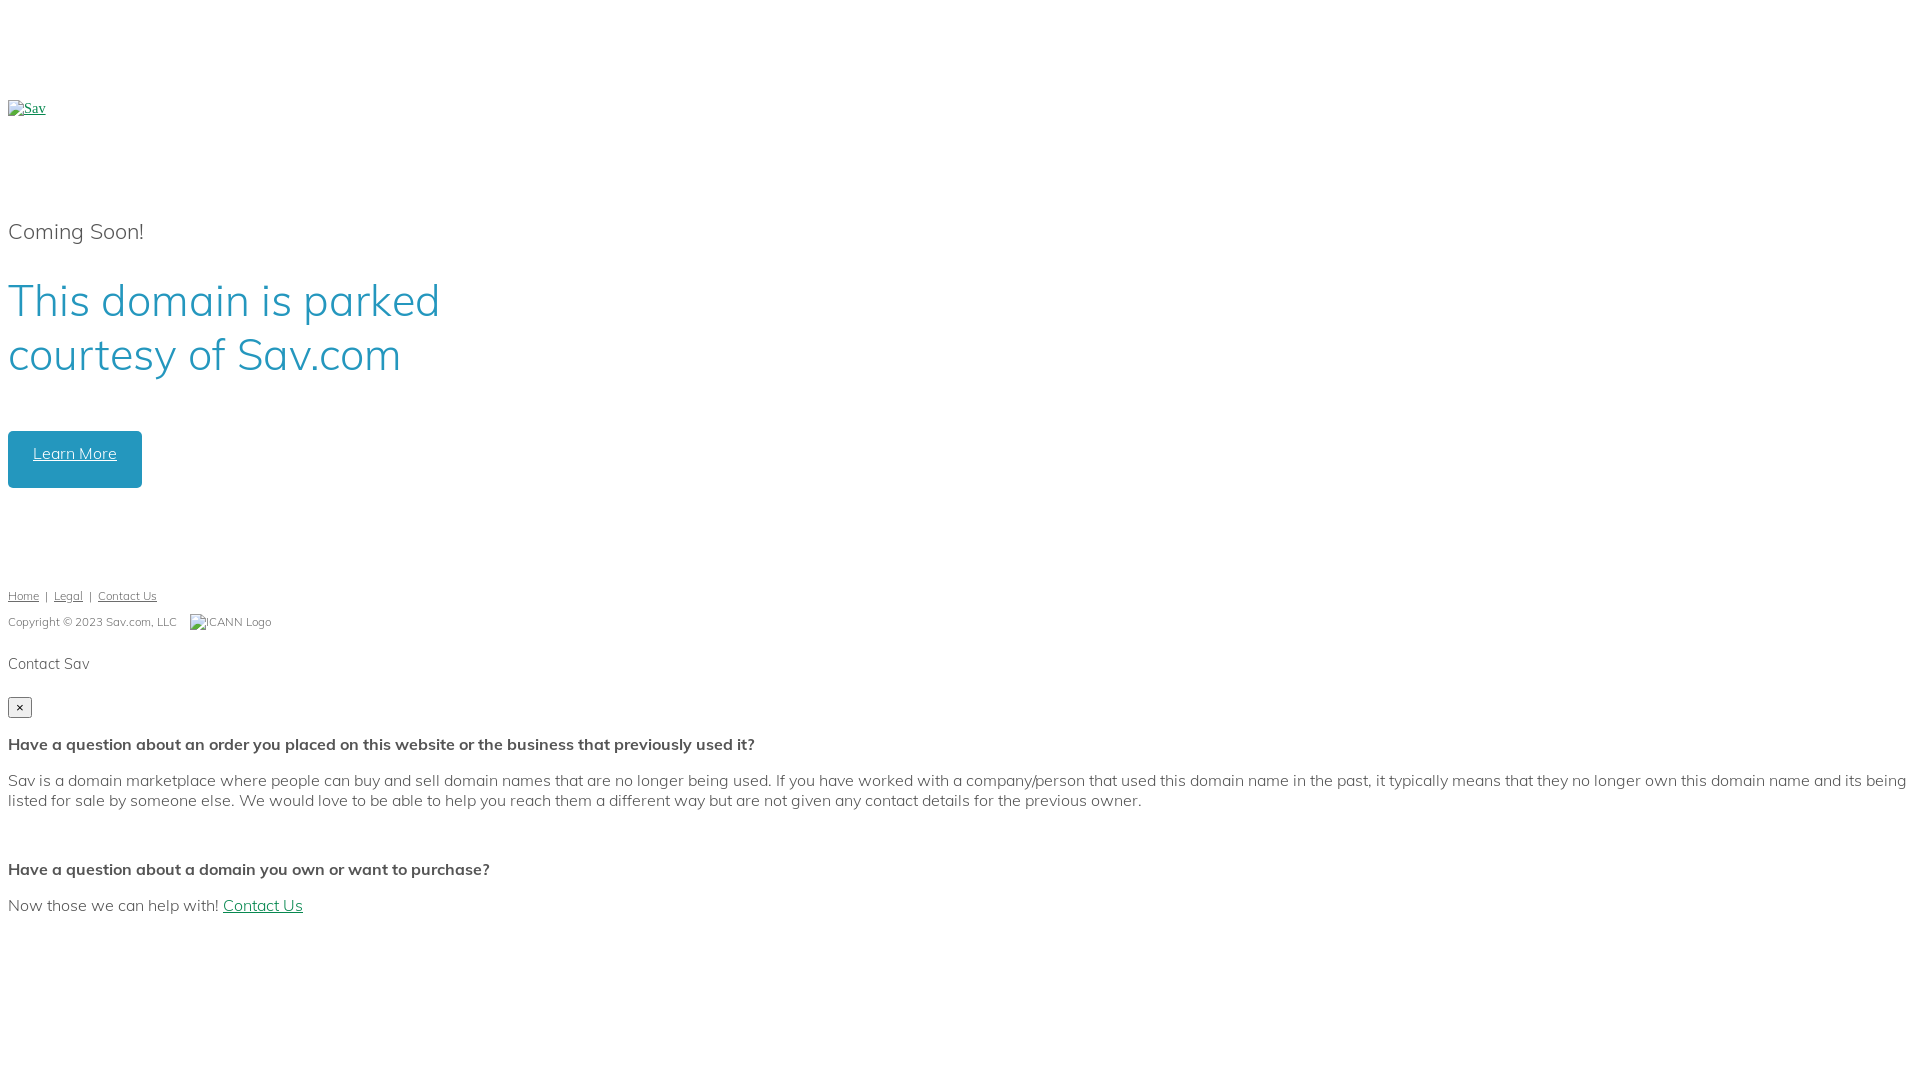  I want to click on 'Contact Us', so click(262, 905).